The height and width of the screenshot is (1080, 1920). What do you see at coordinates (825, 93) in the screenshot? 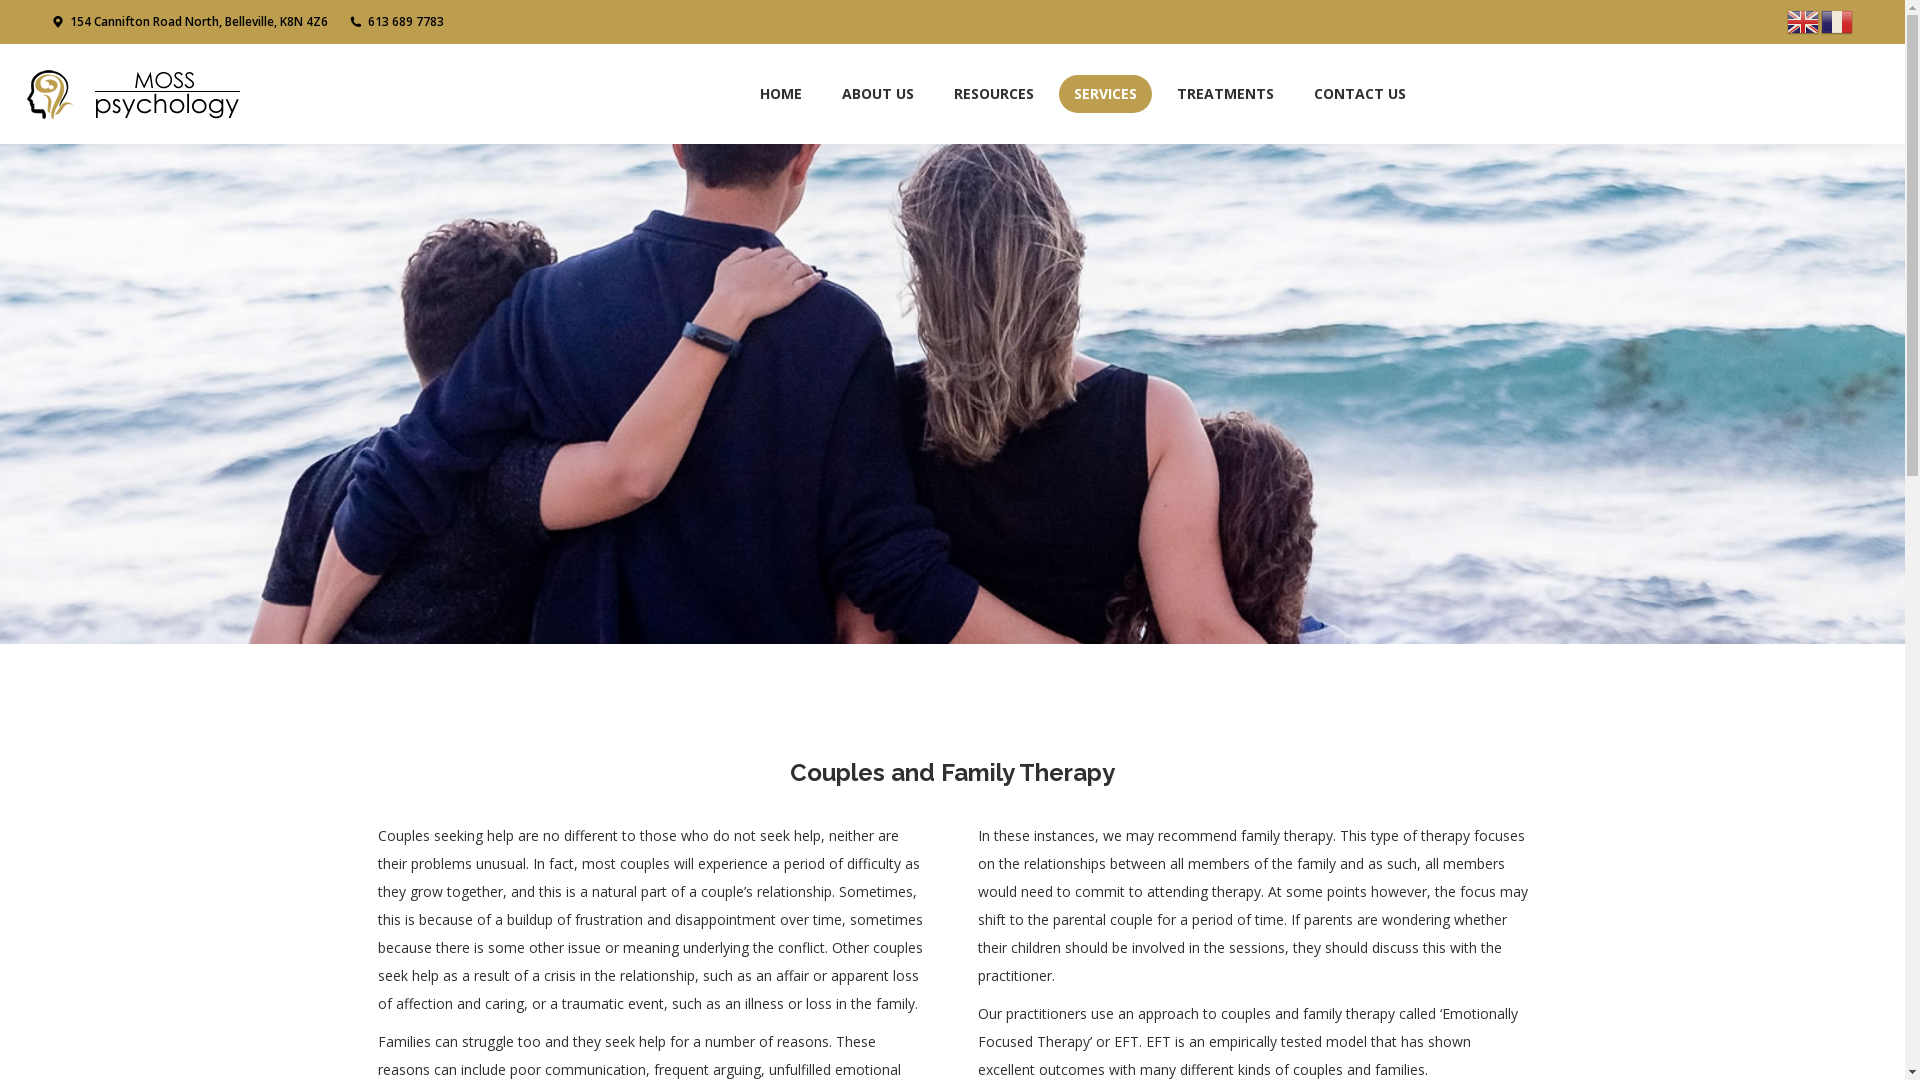
I see `'ABOUT US'` at bounding box center [825, 93].